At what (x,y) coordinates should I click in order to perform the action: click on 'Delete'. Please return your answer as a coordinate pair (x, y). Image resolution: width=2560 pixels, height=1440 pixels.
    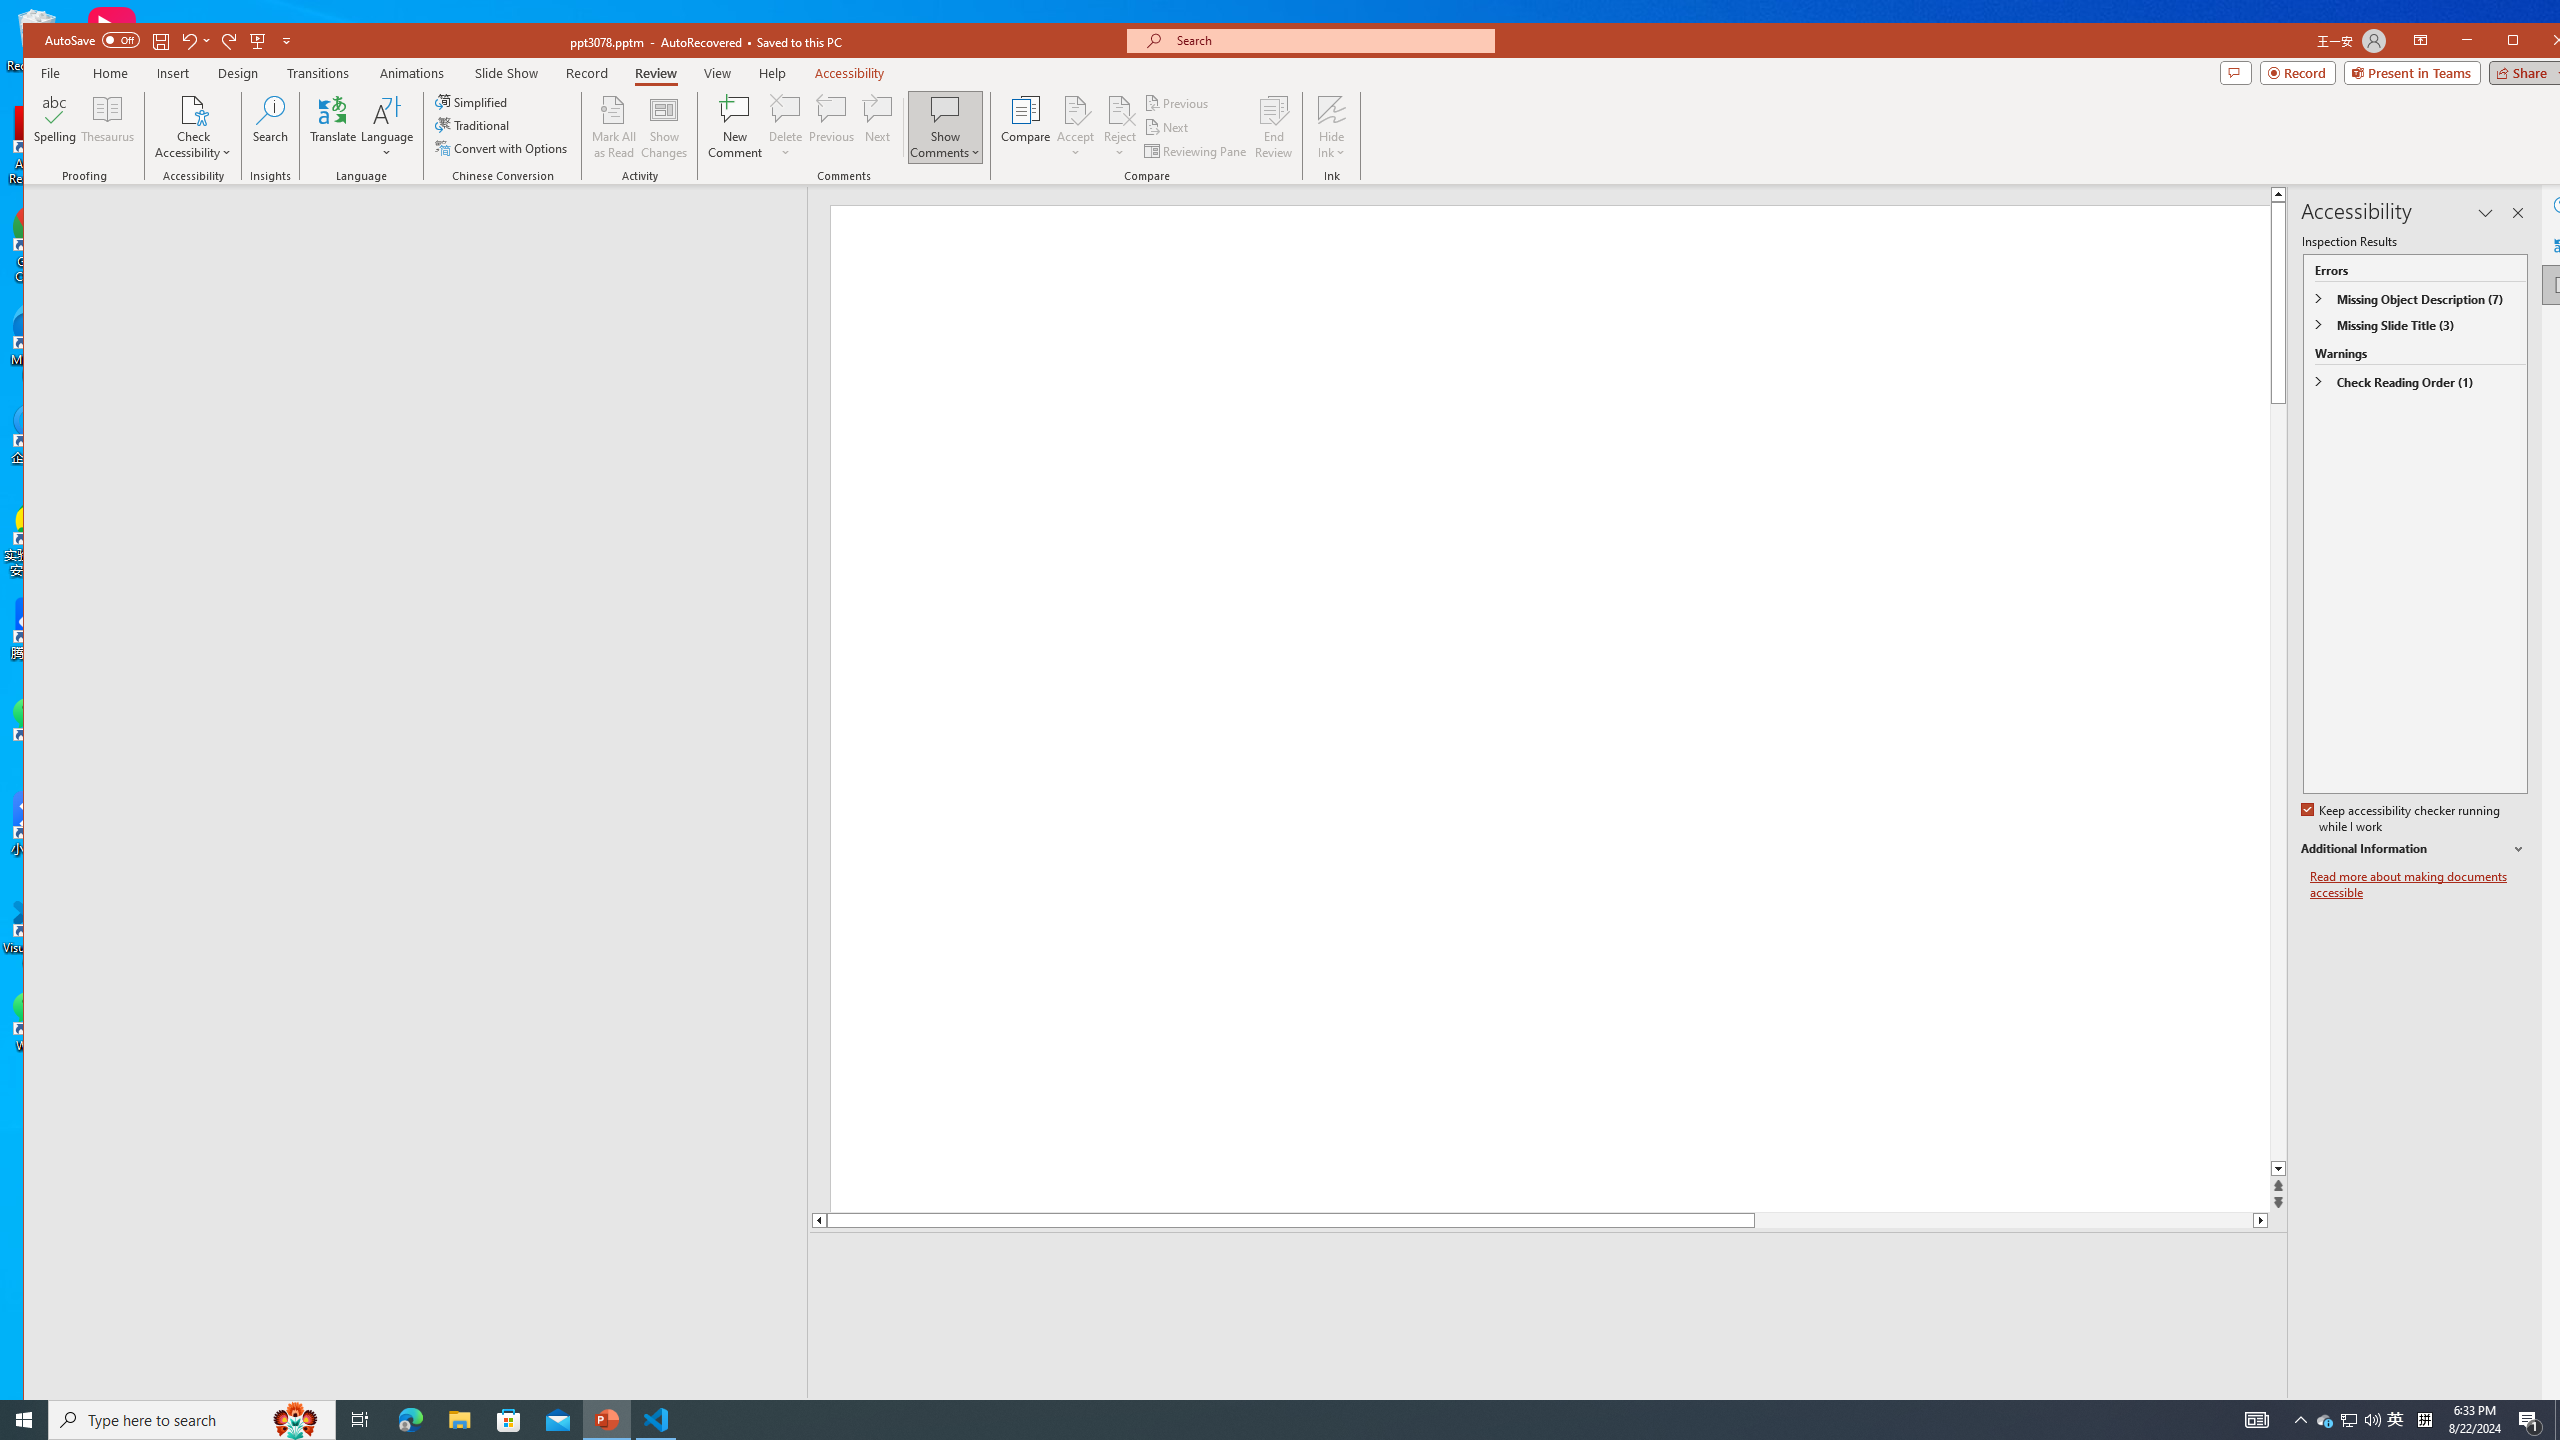
    Looking at the image, I should click on (784, 126).